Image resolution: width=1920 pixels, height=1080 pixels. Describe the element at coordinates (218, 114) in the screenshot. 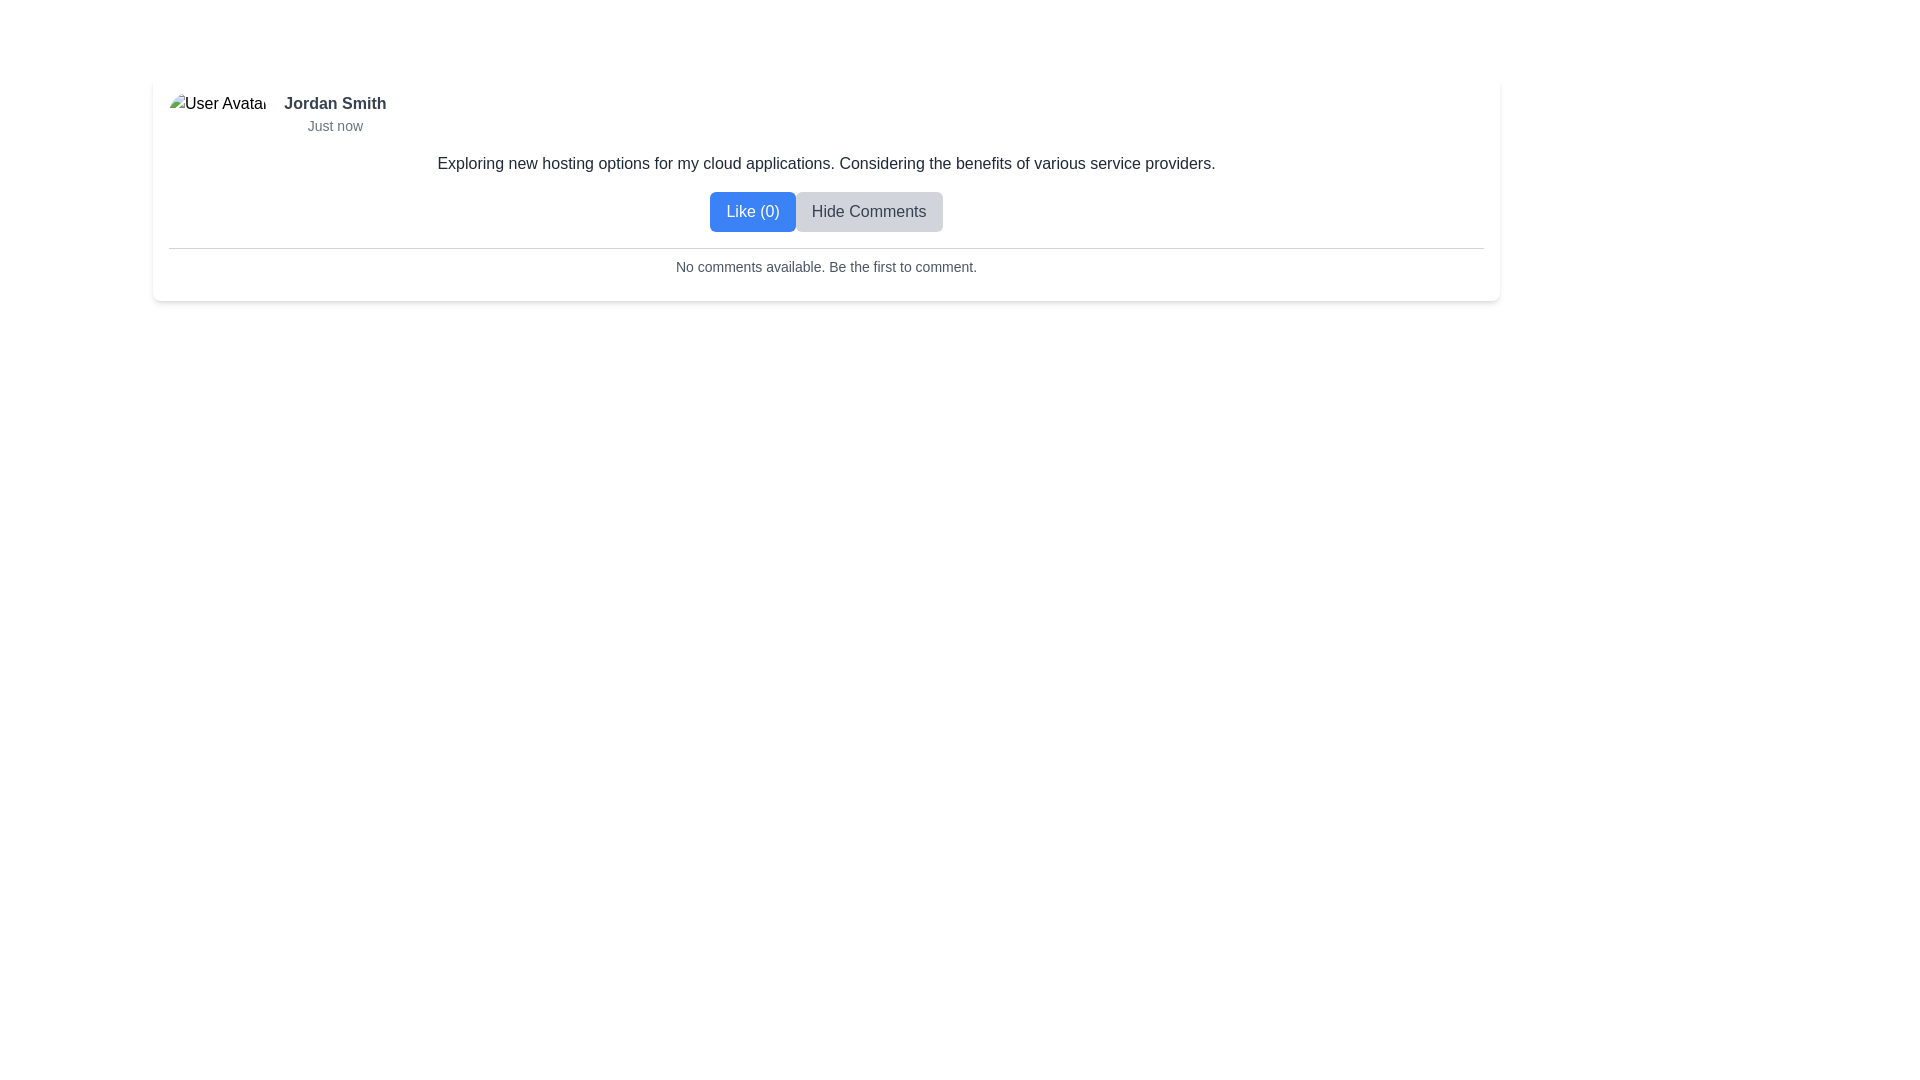

I see `the circular user avatar image located at the top-left corner of the horizontal panel` at that location.